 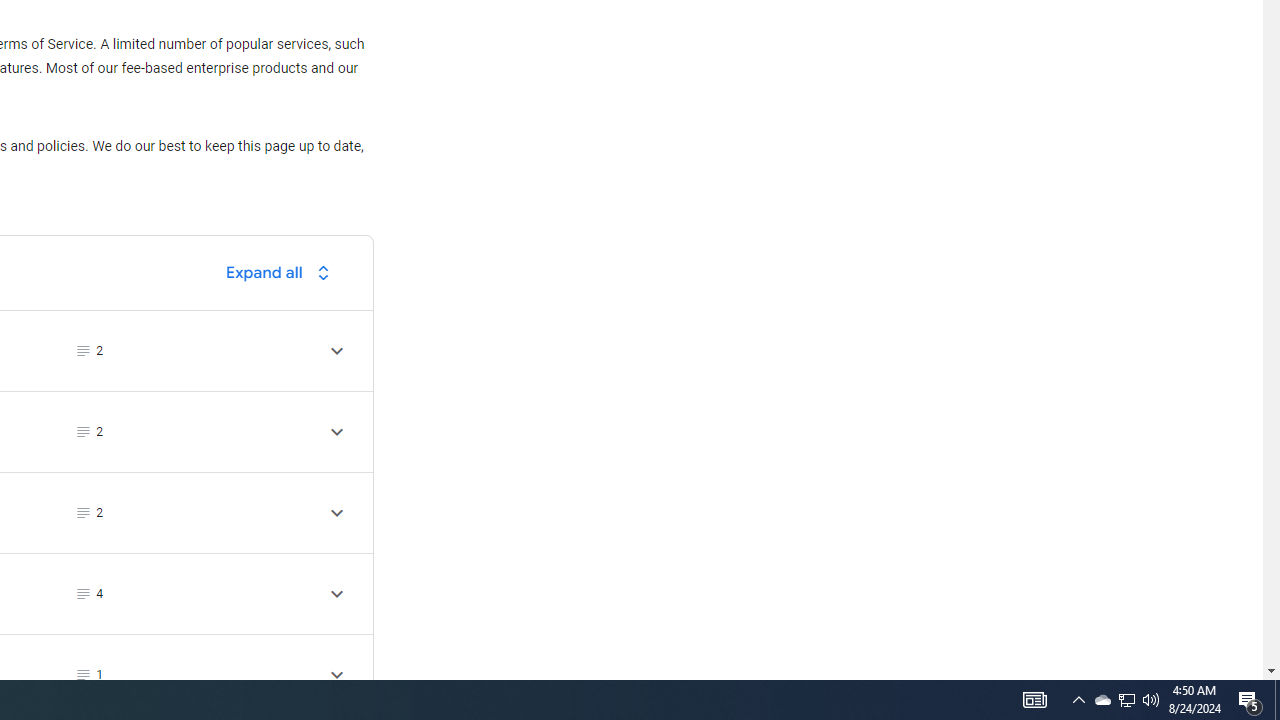 I want to click on 'Expand all', so click(x=282, y=272).